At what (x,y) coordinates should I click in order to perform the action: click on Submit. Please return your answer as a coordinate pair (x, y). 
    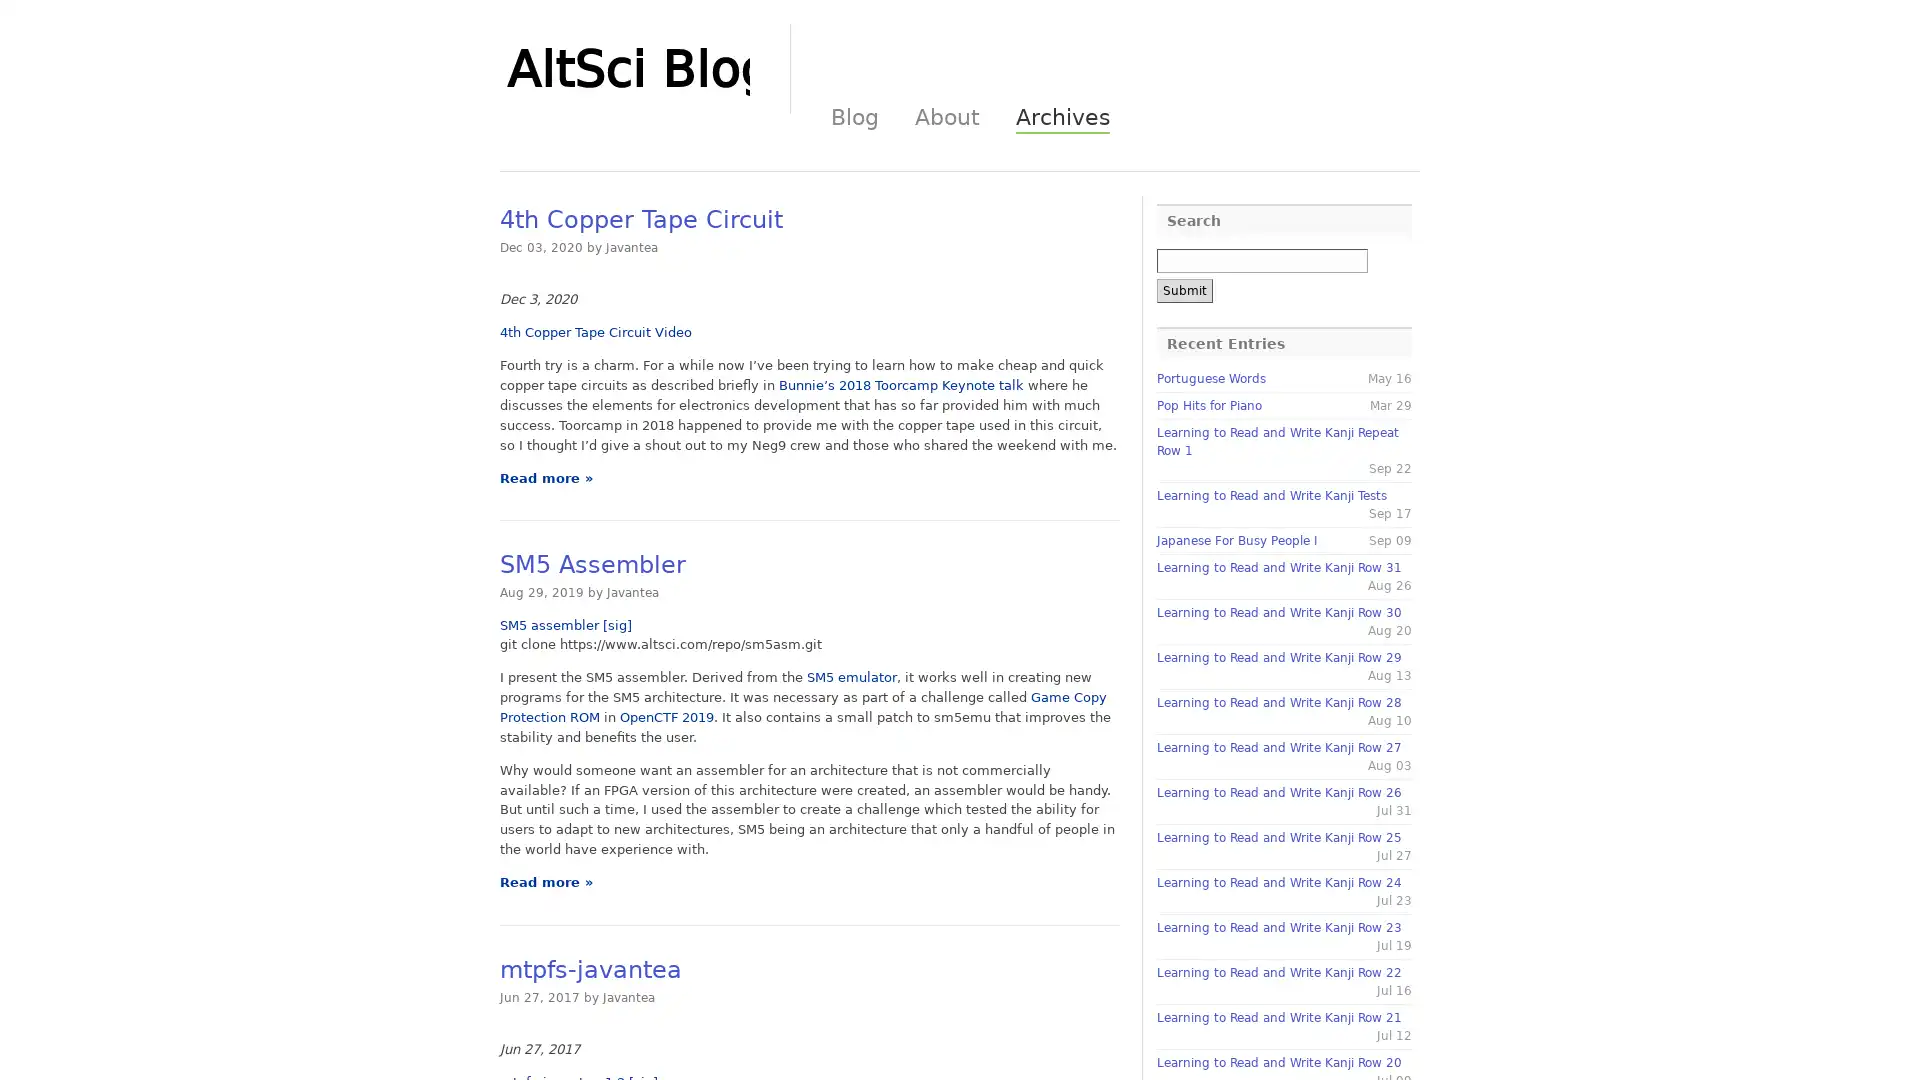
    Looking at the image, I should click on (1185, 290).